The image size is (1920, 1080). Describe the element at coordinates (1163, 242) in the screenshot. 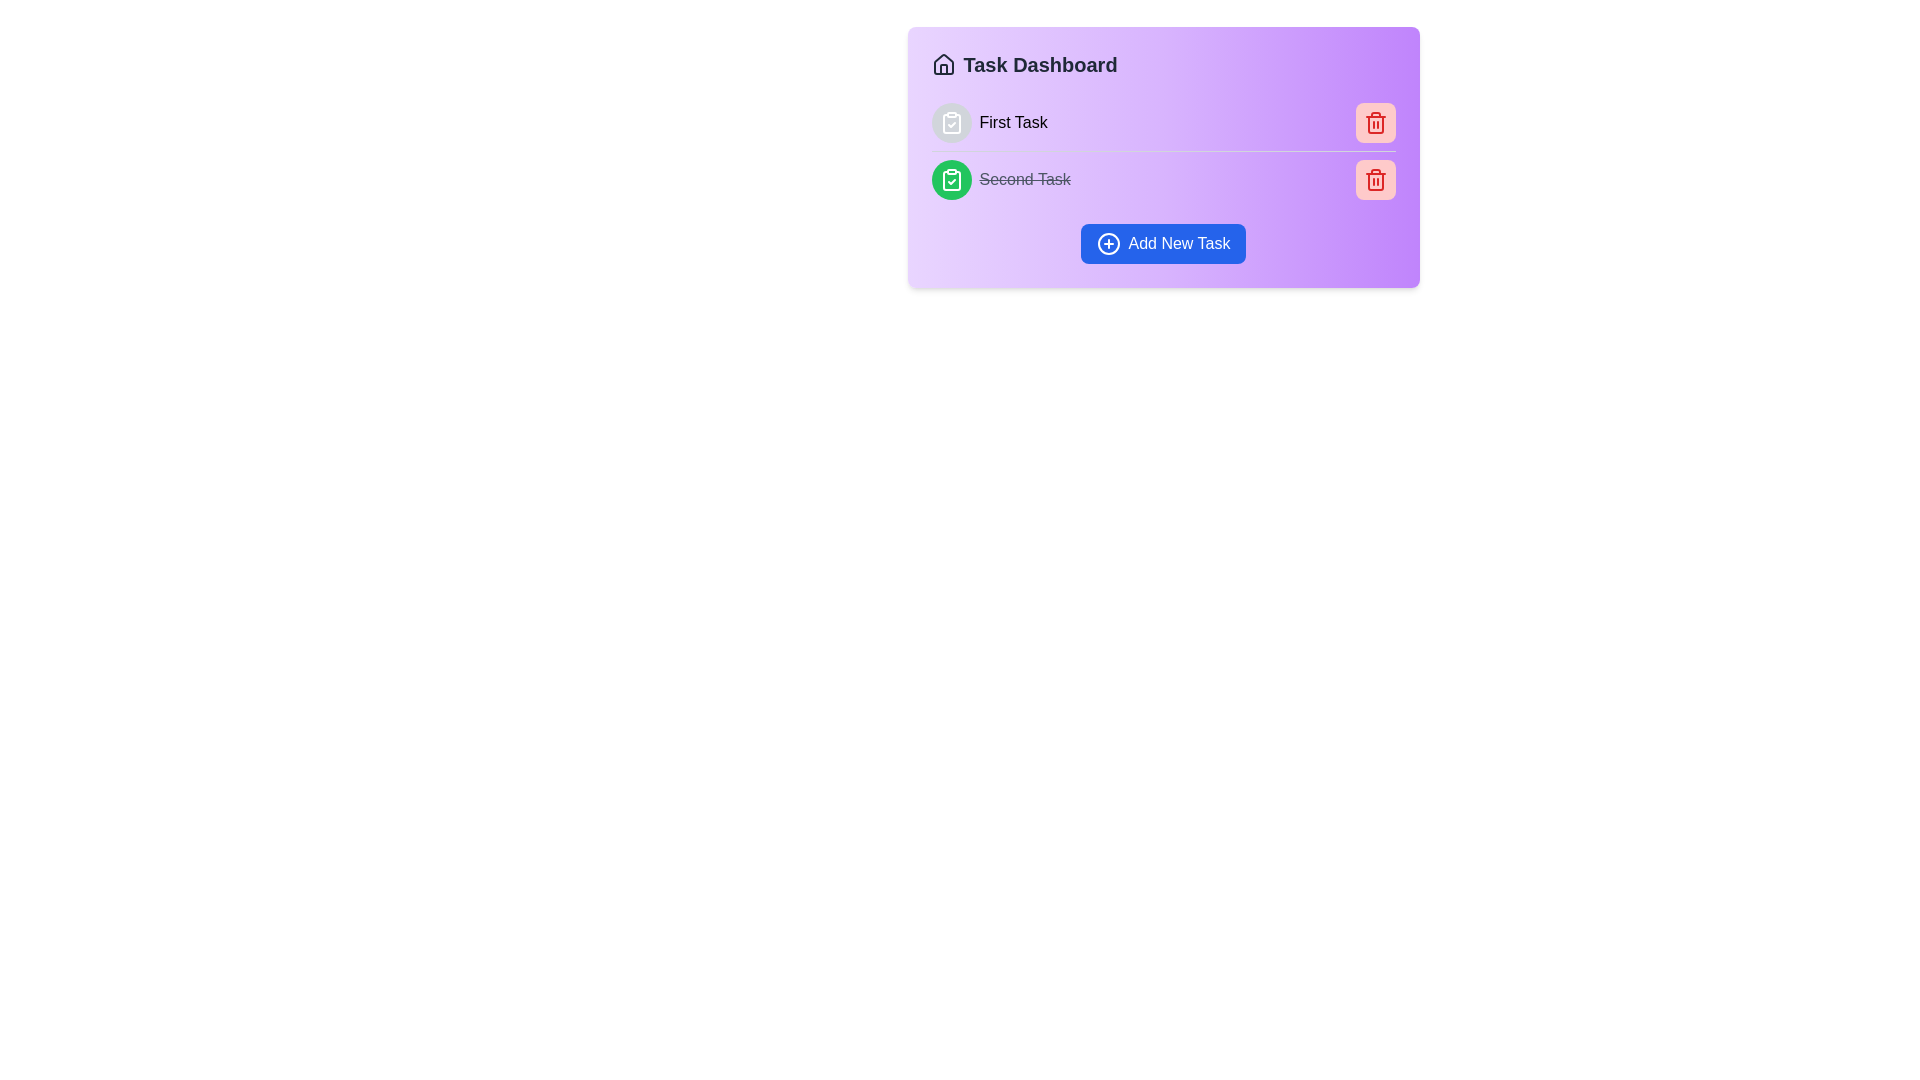

I see `the rectangular button with a blue background and white text that reads 'Add New Task'` at that location.